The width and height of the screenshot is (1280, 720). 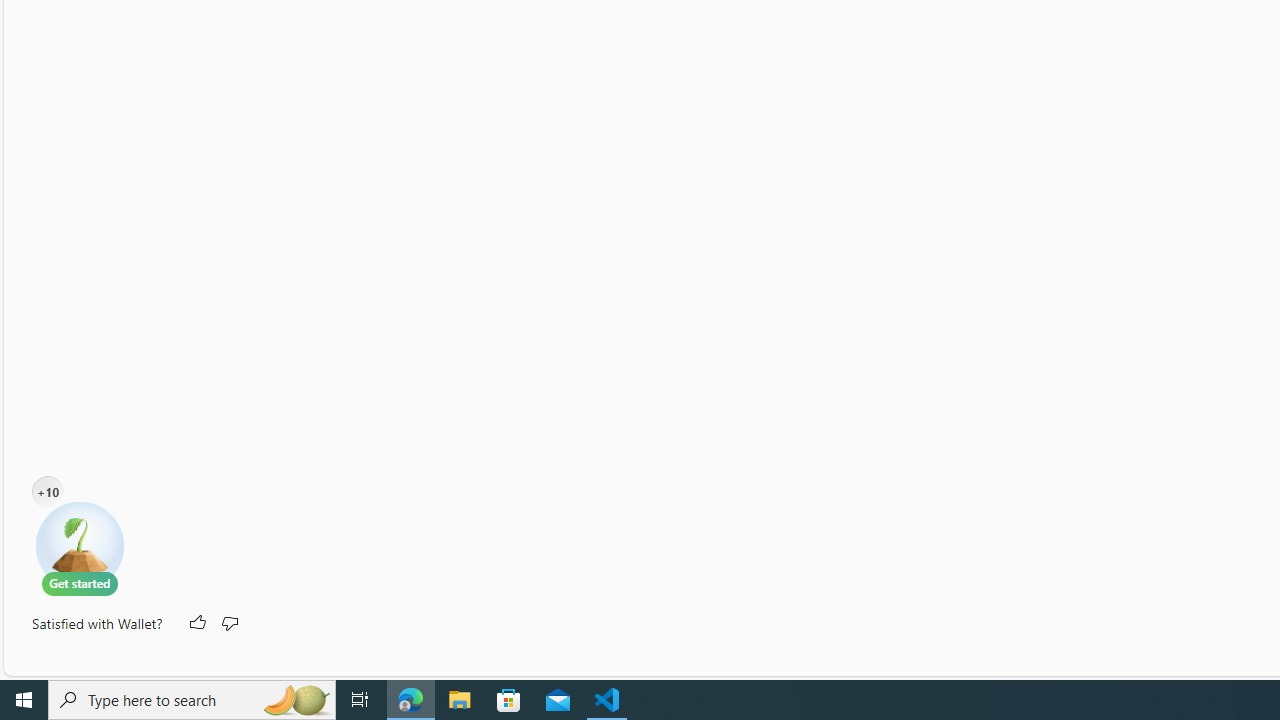 I want to click on 'E-tree', so click(x=80, y=547).